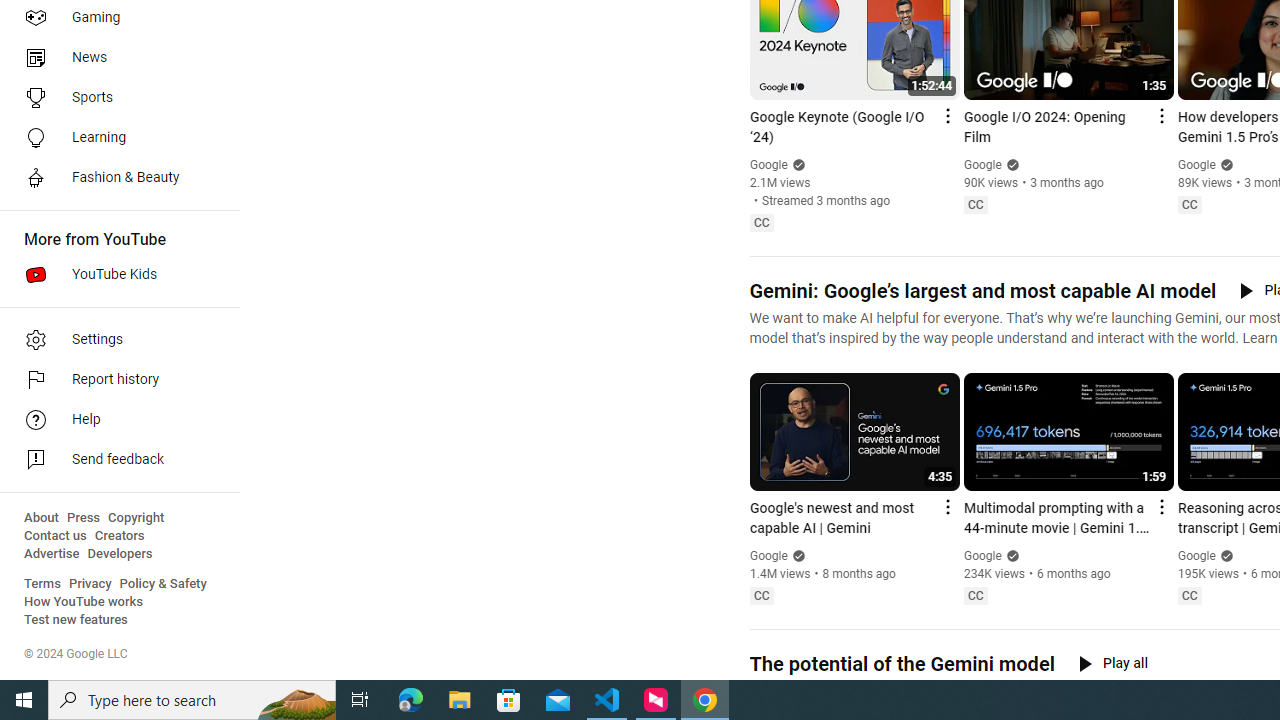 The width and height of the screenshot is (1280, 720). What do you see at coordinates (119, 554) in the screenshot?
I see `'Developers'` at bounding box center [119, 554].